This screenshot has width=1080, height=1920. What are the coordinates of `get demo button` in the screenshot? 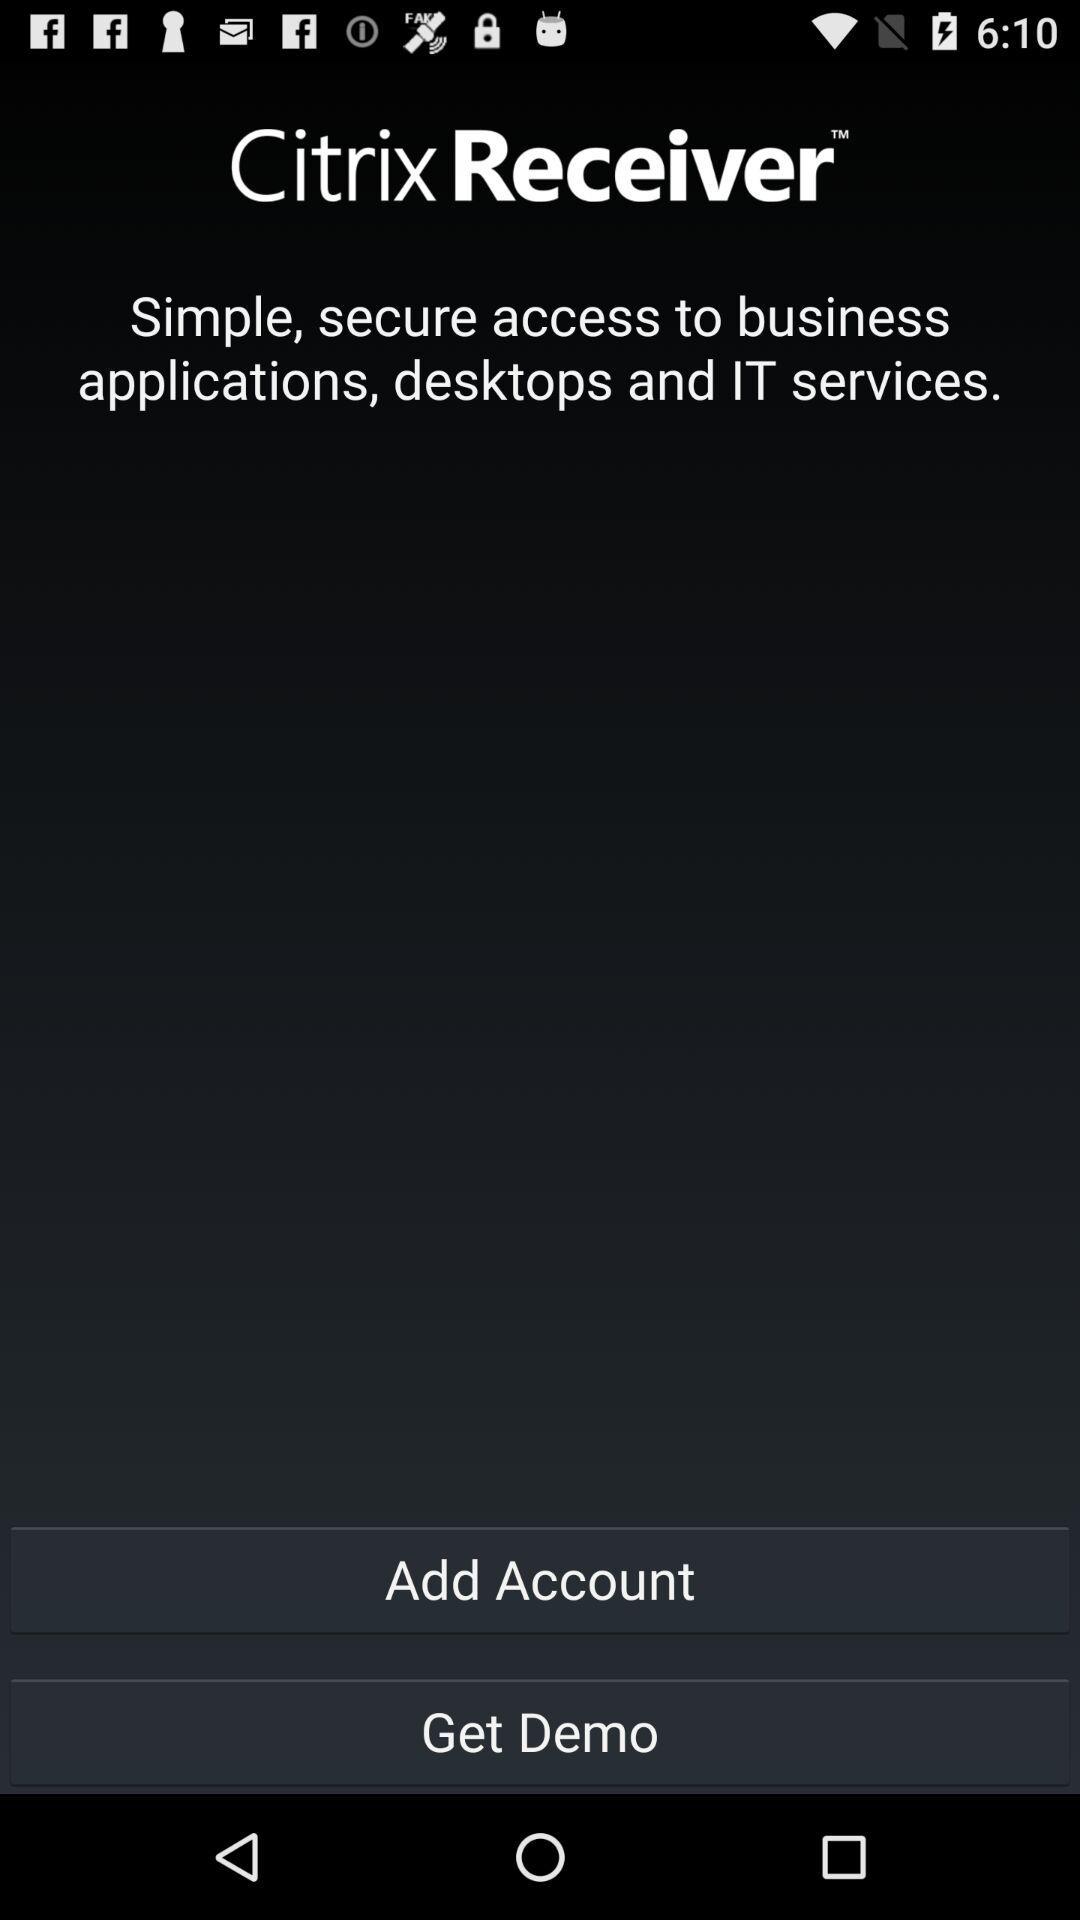 It's located at (540, 1730).